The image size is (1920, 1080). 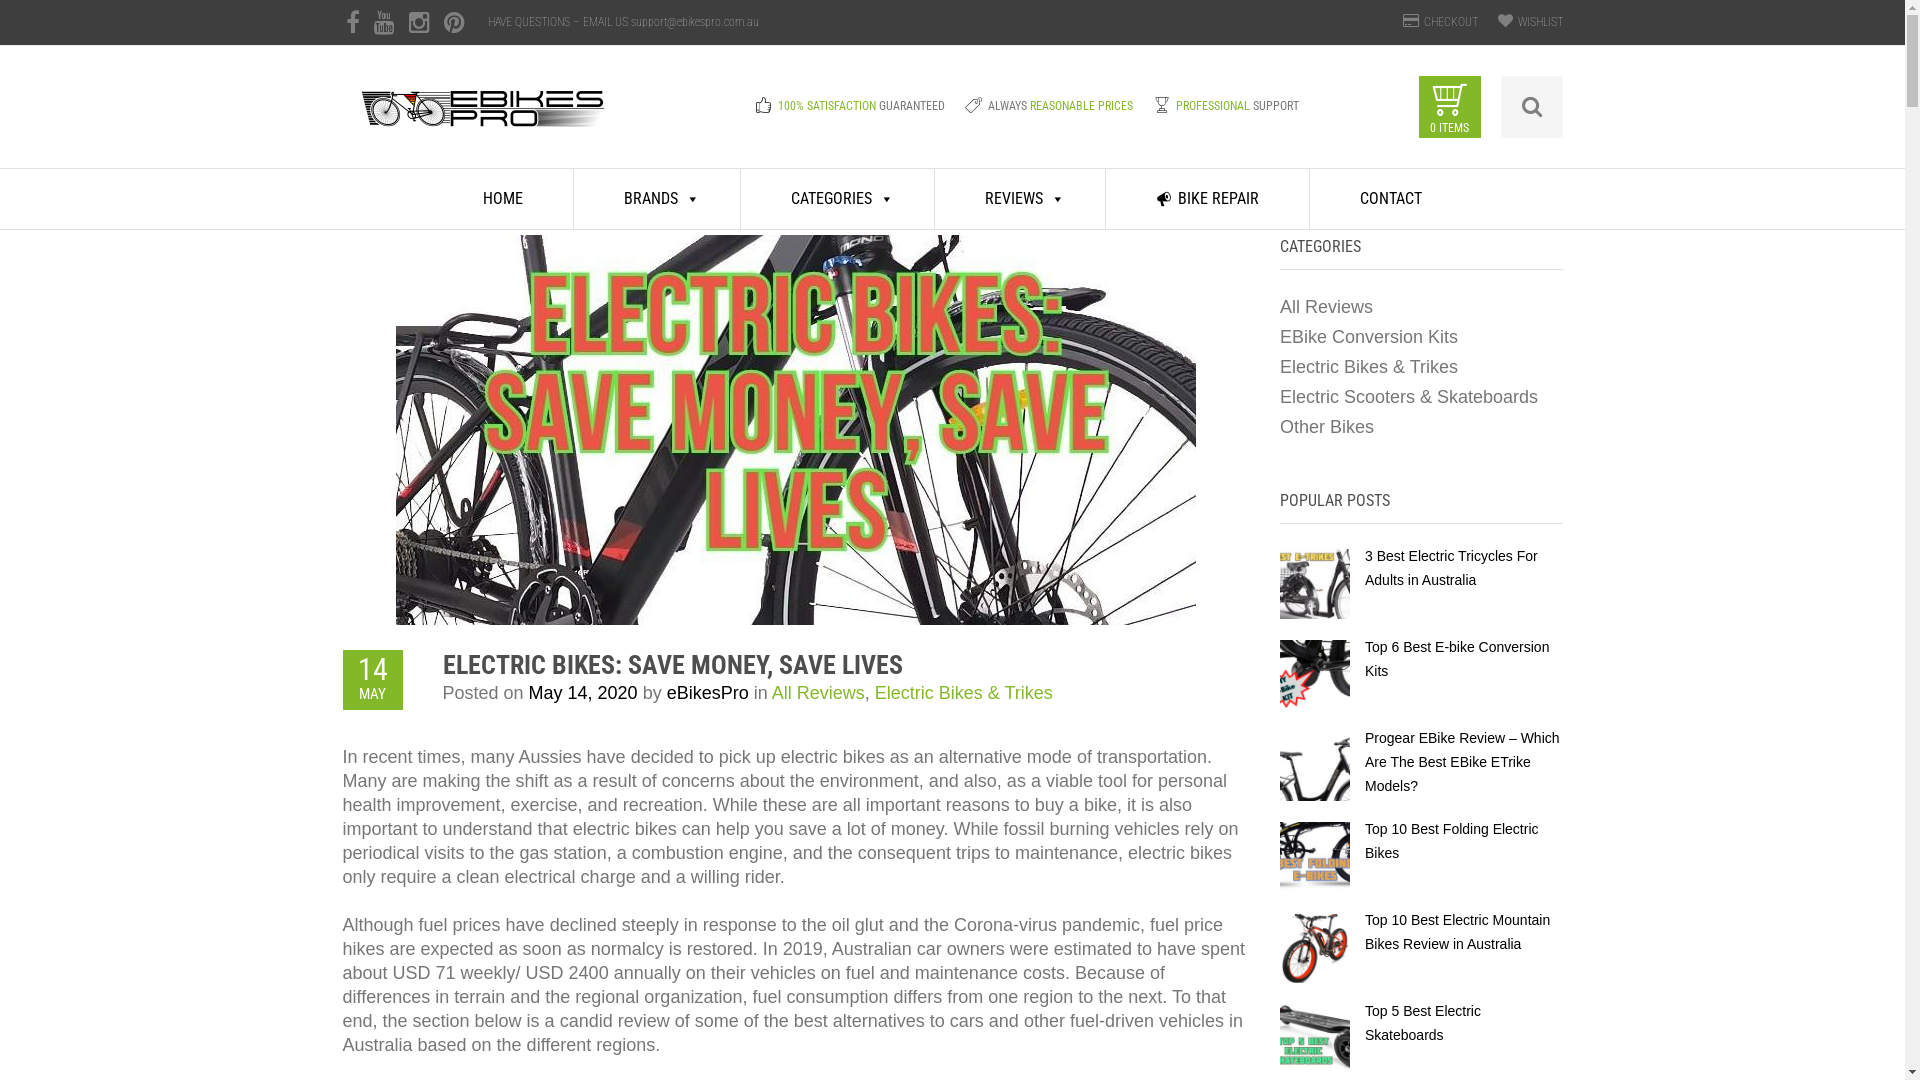 I want to click on 'Top 10 Best Electric Mountain Bikes Review in Australia', so click(x=1457, y=932).